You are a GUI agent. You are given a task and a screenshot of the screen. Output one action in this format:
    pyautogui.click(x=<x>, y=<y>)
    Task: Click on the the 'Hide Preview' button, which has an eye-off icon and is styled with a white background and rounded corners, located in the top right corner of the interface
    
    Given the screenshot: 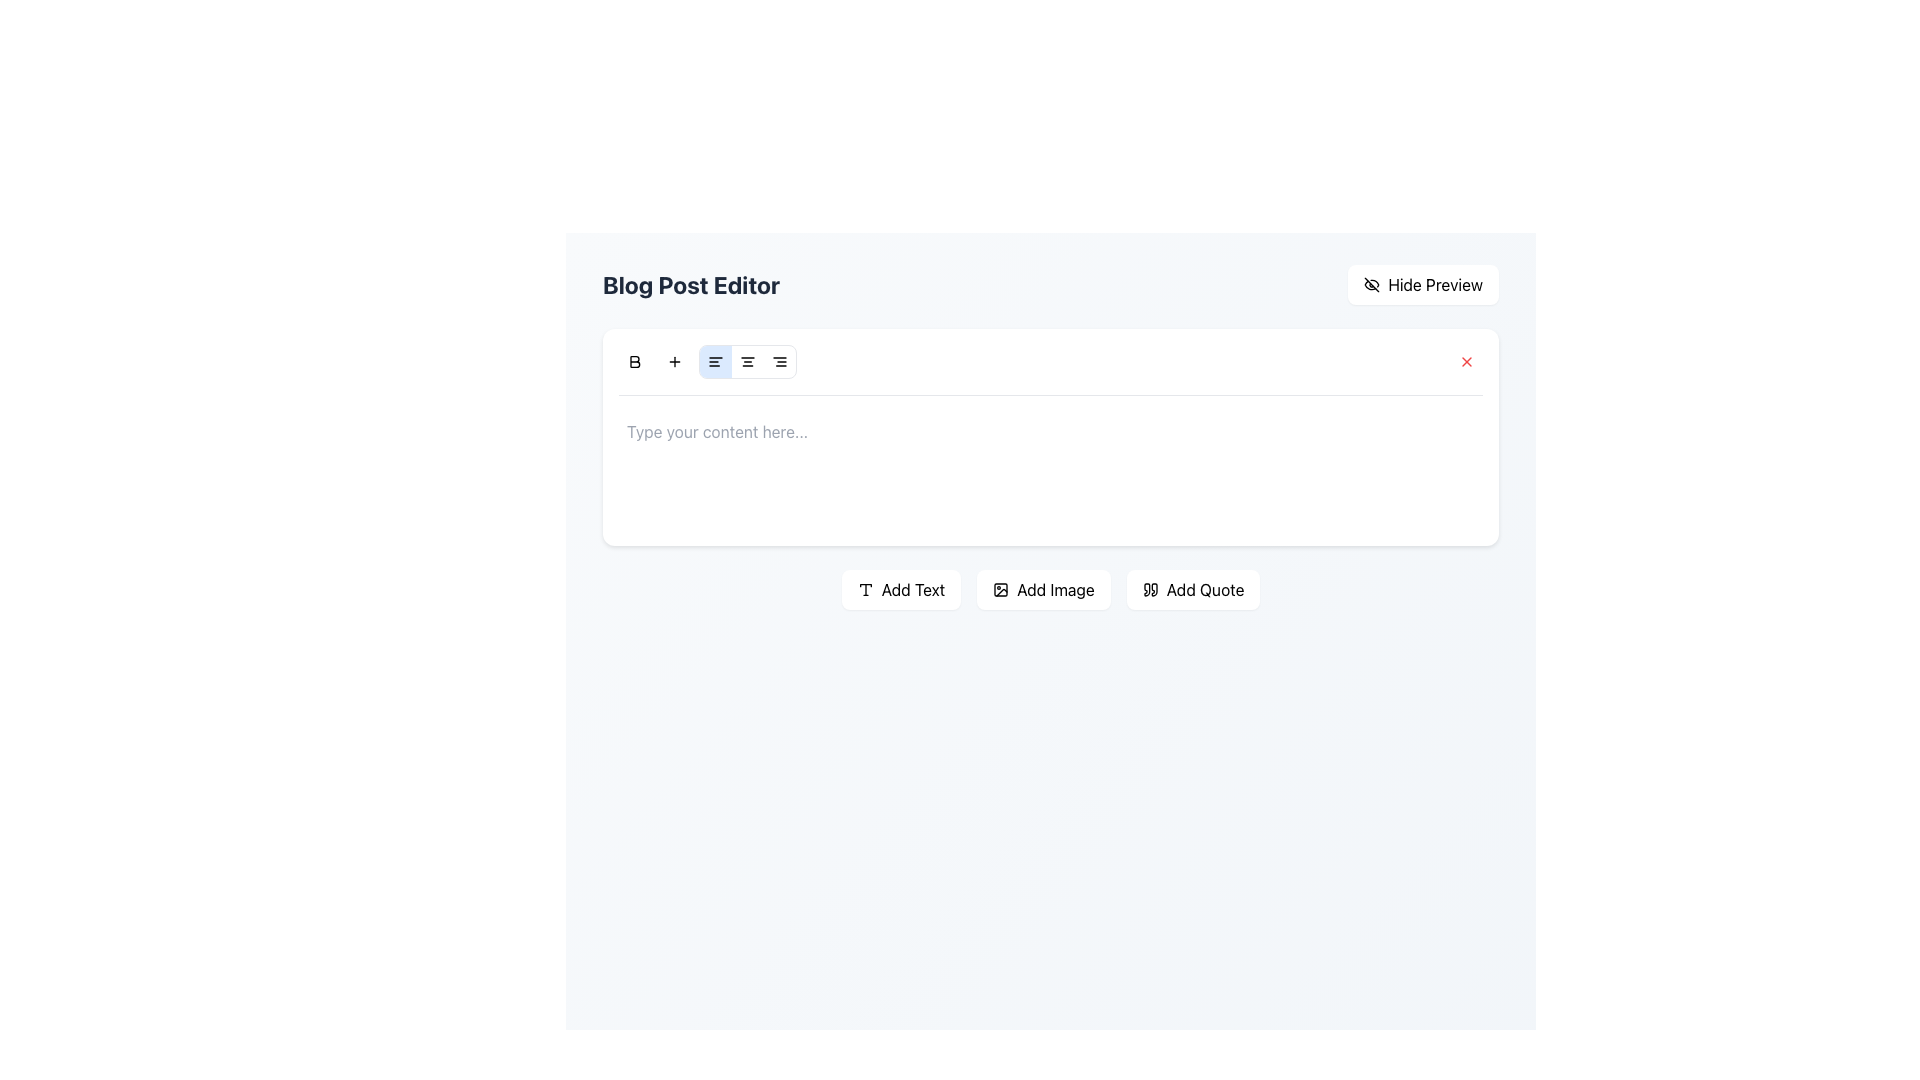 What is the action you would take?
    pyautogui.click(x=1422, y=285)
    